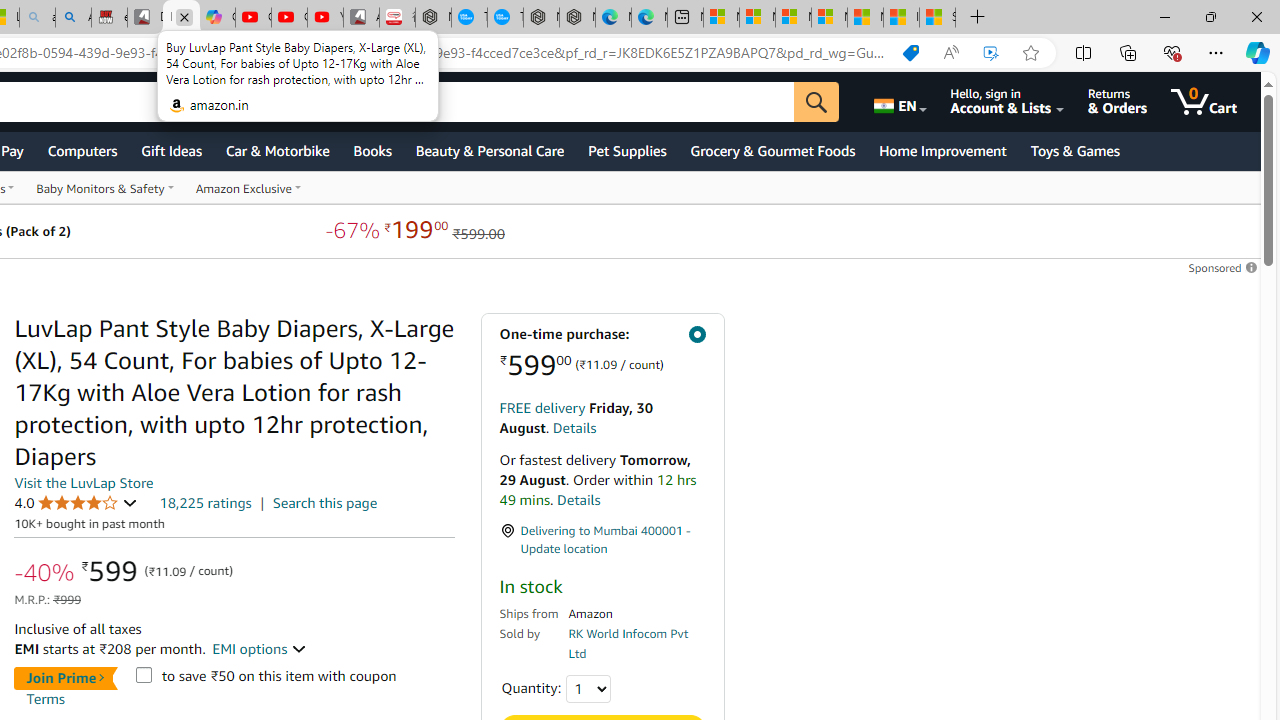 The width and height of the screenshot is (1280, 720). What do you see at coordinates (73, 17) in the screenshot?
I see `'Amazon Echo Dot PNG - Search Images'` at bounding box center [73, 17].